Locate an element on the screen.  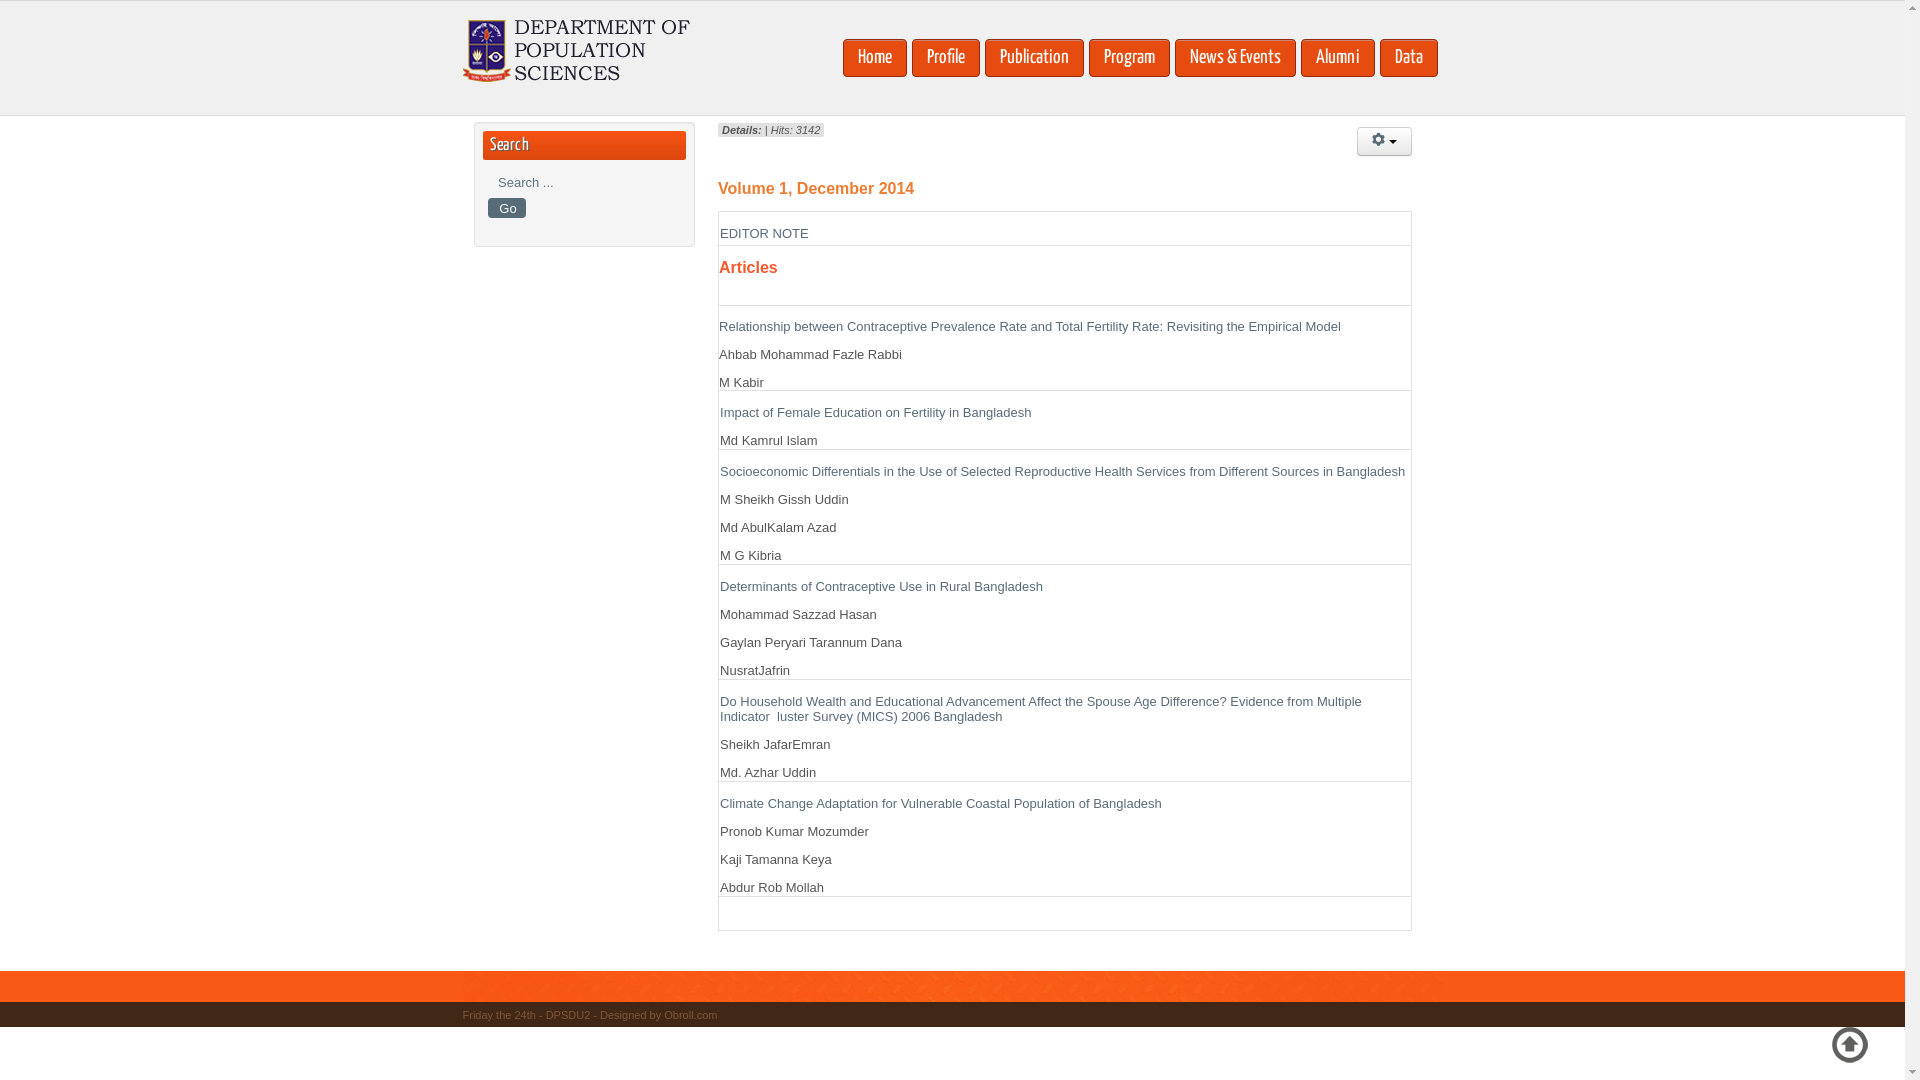
'Obroll.com' is located at coordinates (690, 1014).